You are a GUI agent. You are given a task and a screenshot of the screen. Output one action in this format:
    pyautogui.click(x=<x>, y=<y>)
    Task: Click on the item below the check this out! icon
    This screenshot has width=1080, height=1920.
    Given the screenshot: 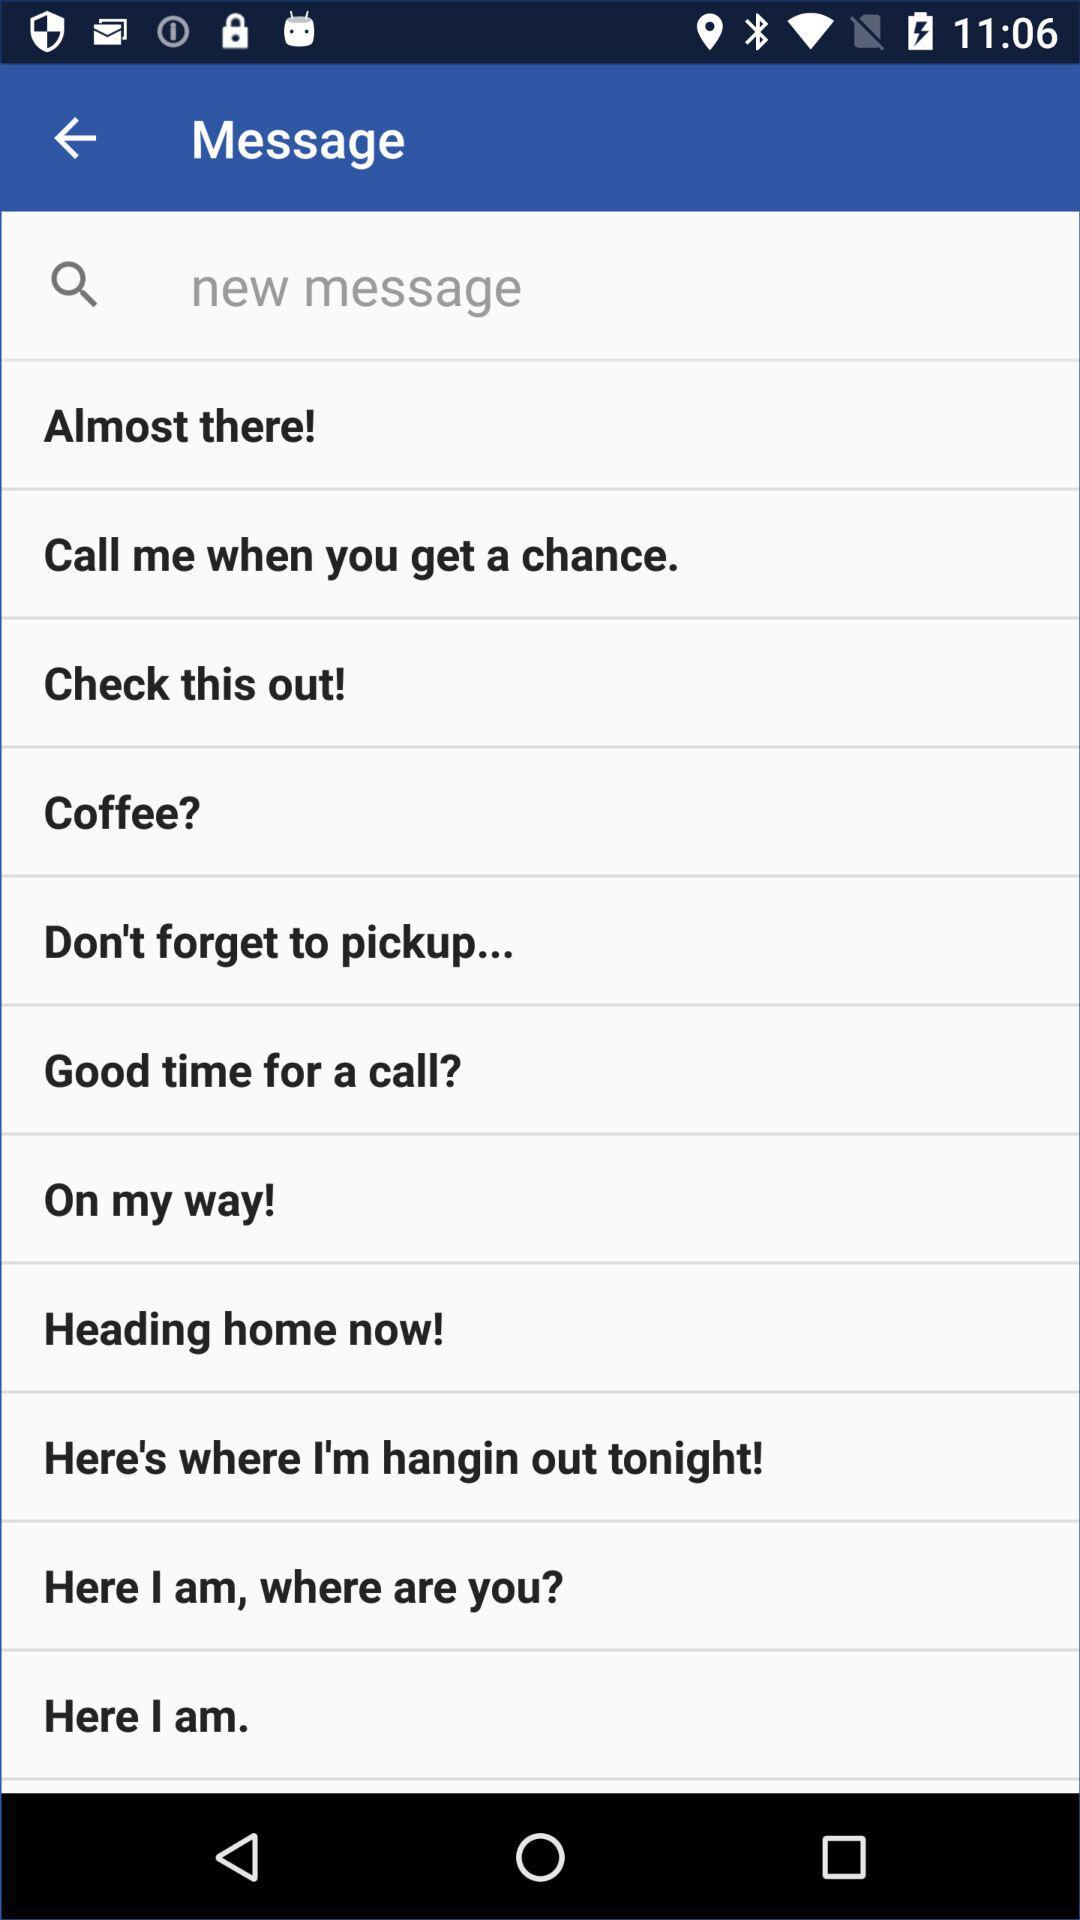 What is the action you would take?
    pyautogui.click(x=540, y=811)
    